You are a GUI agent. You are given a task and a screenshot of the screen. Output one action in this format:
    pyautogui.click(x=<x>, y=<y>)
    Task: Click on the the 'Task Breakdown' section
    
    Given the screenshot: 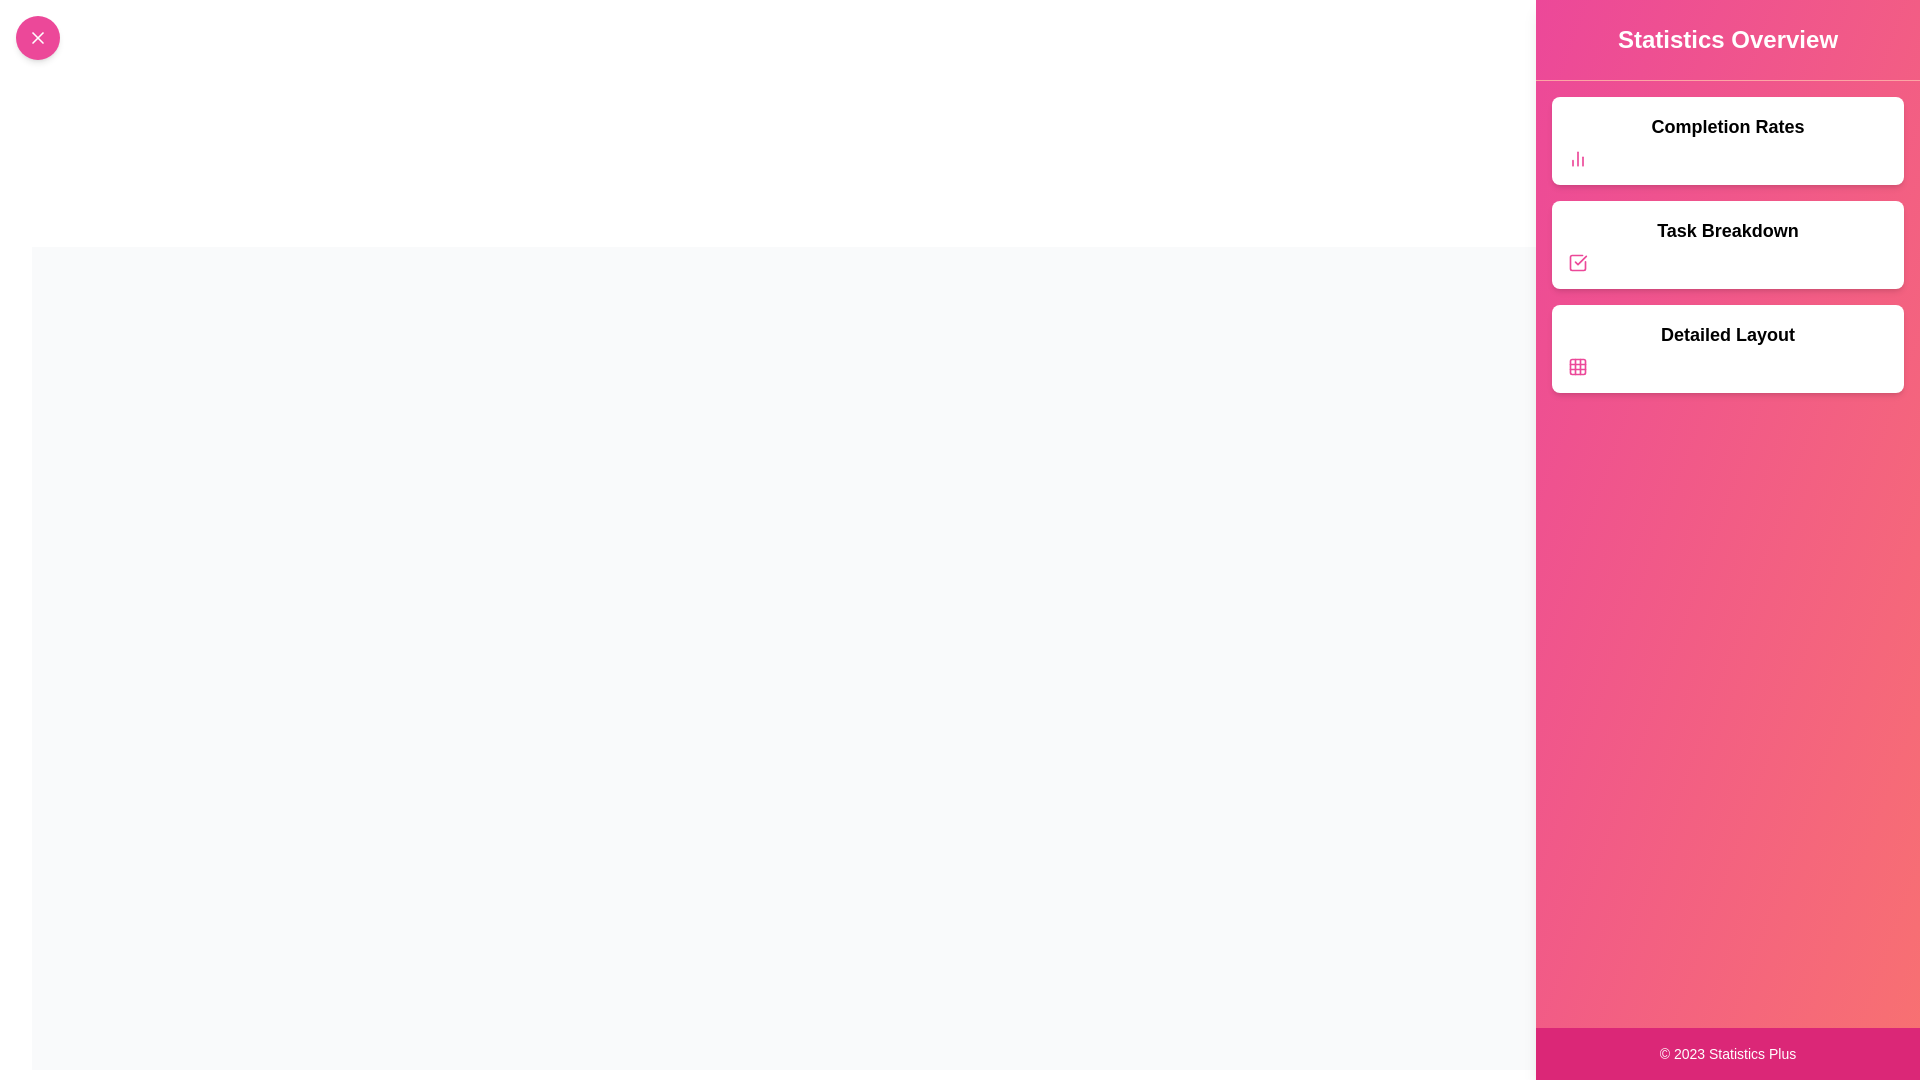 What is the action you would take?
    pyautogui.click(x=1727, y=244)
    